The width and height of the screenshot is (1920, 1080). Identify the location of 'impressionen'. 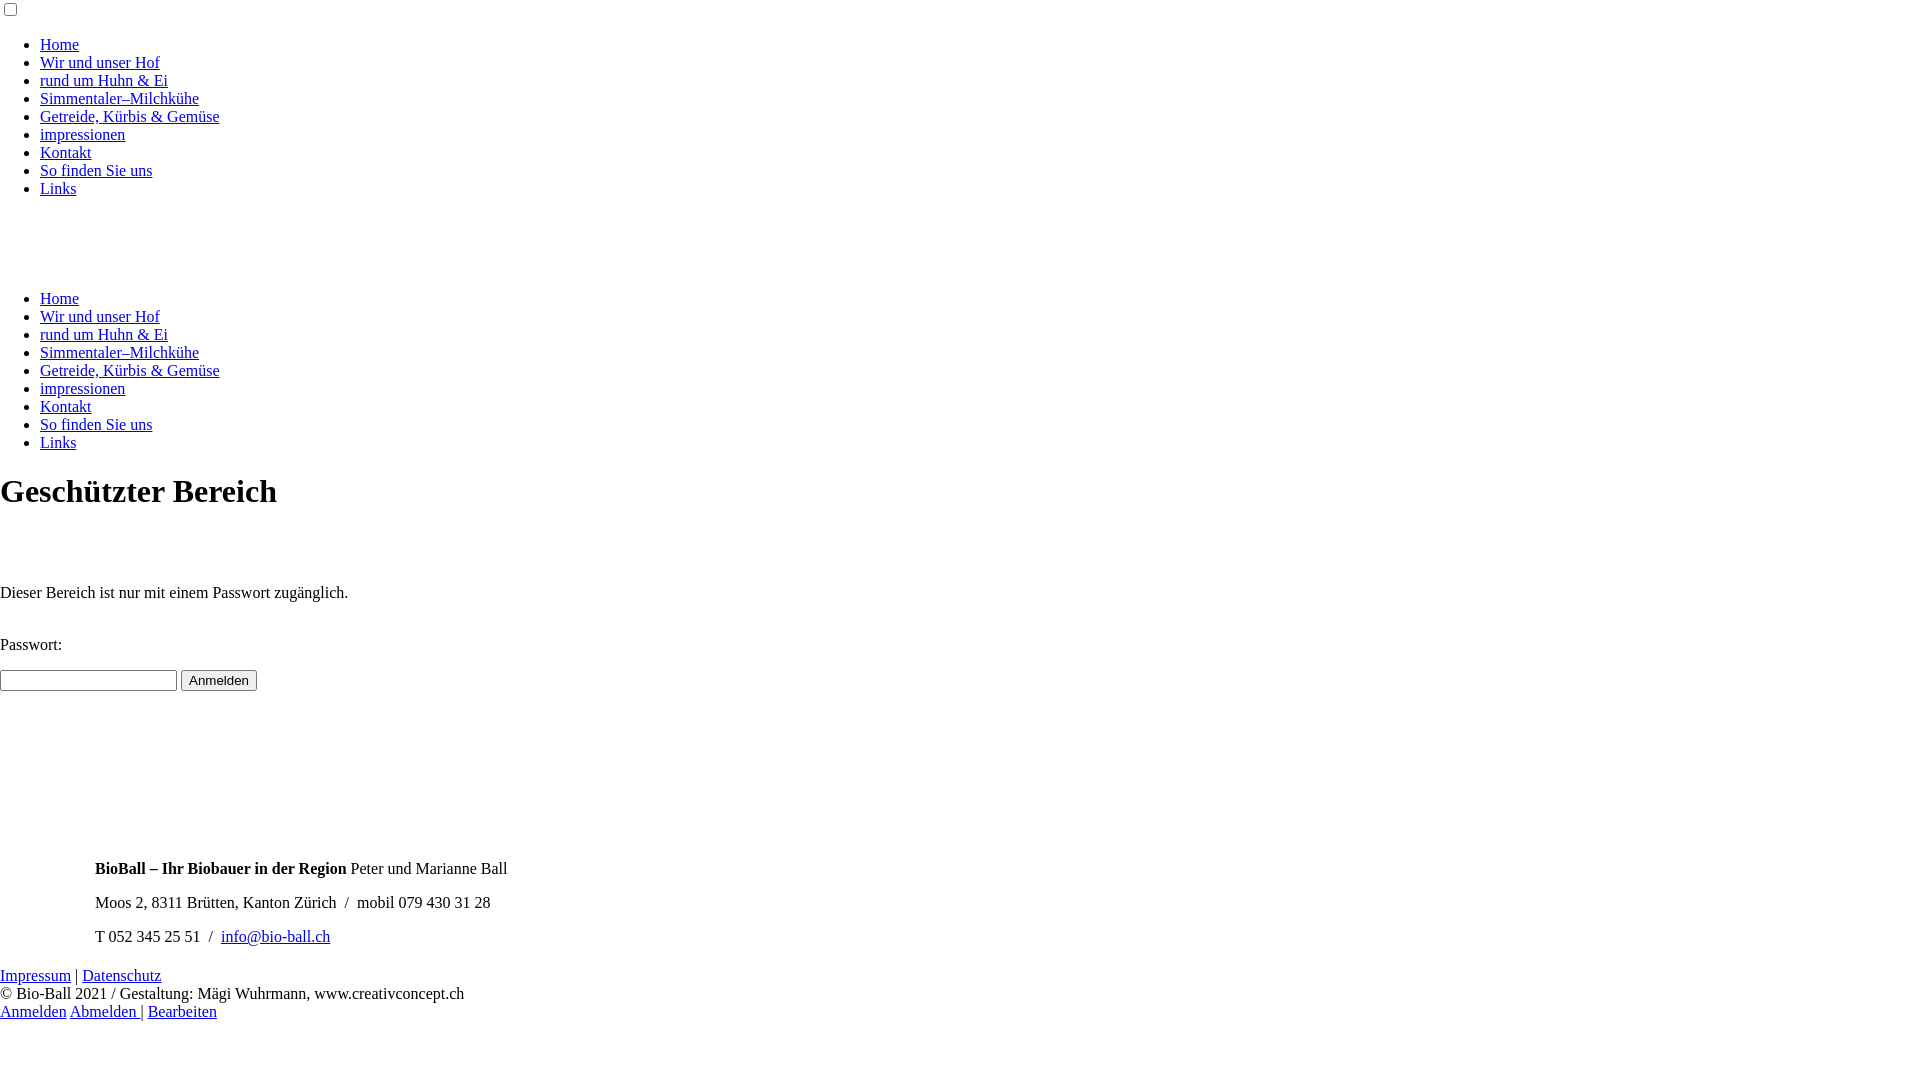
(81, 388).